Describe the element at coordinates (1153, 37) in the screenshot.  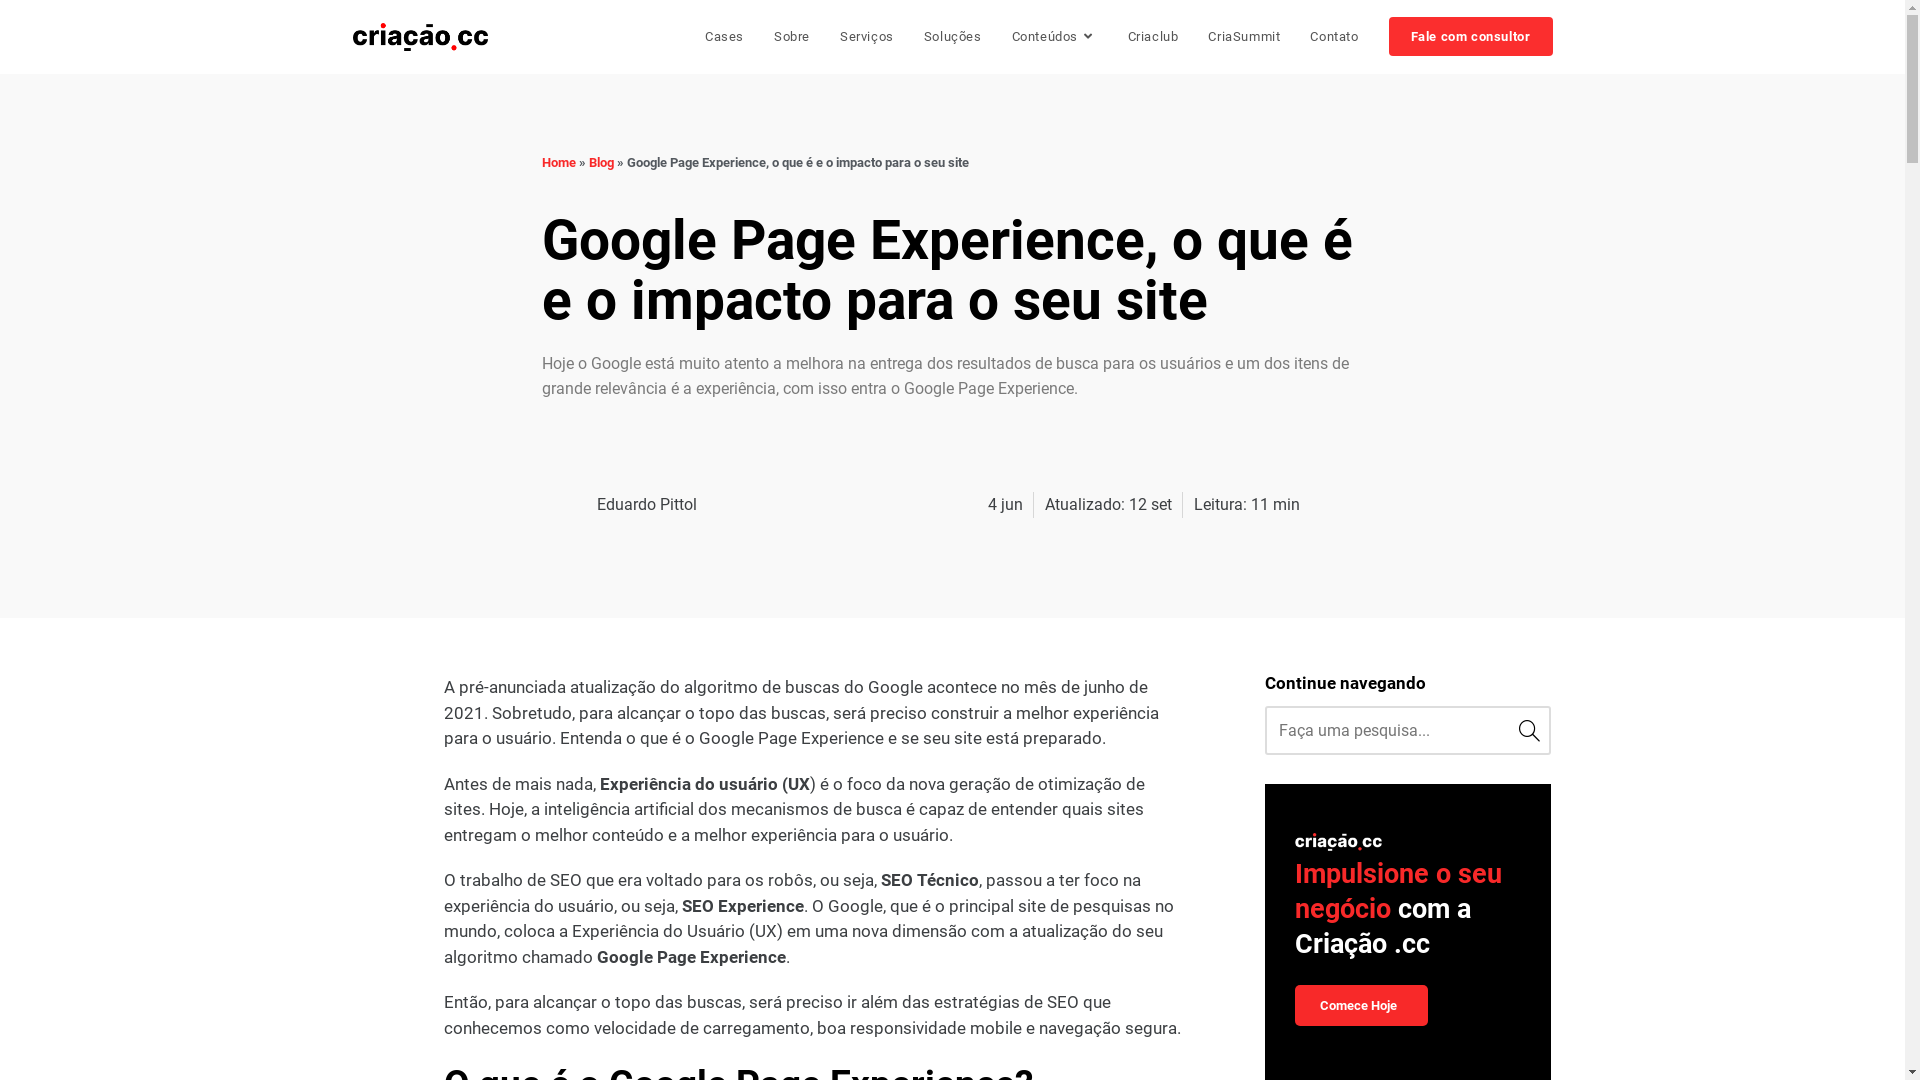
I see `'Criaclub'` at that location.